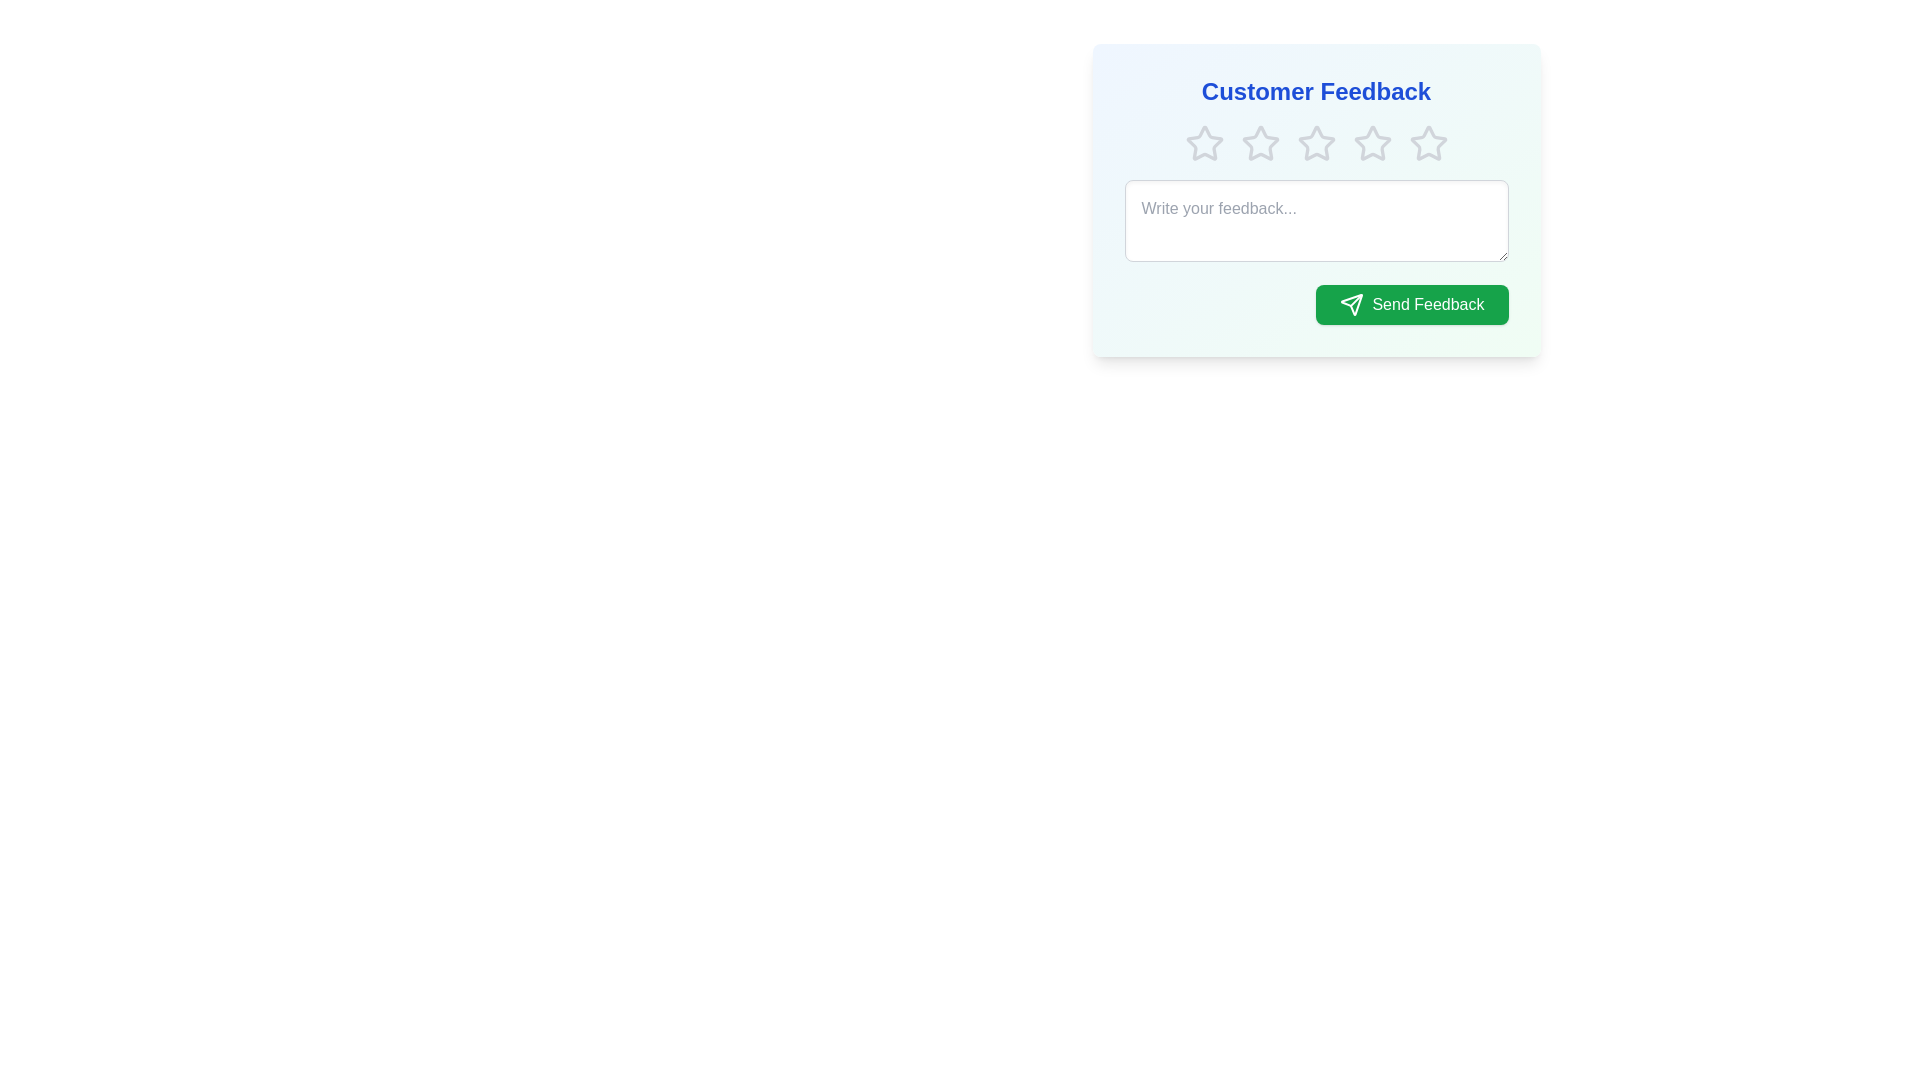 Image resolution: width=1920 pixels, height=1080 pixels. Describe the element at coordinates (1427, 142) in the screenshot. I see `the star corresponding to the desired rating 5` at that location.